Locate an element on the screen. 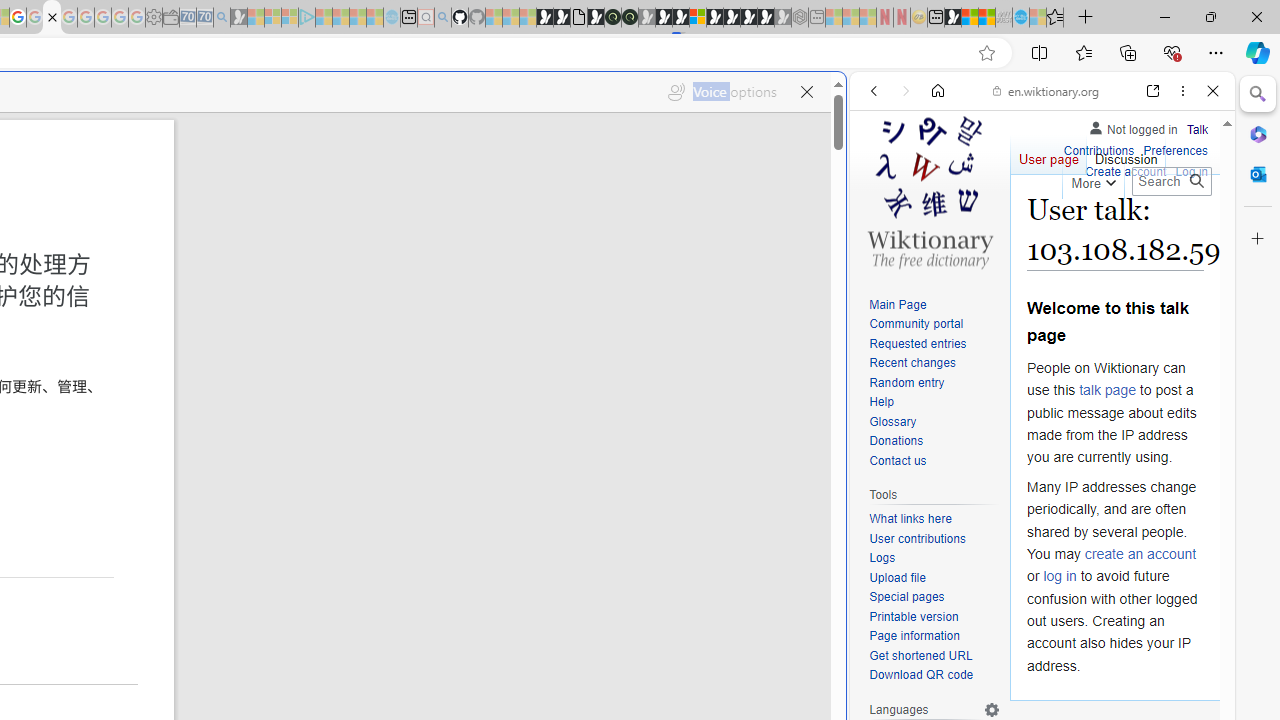 The width and height of the screenshot is (1280, 720). 'What links here' is located at coordinates (909, 518).